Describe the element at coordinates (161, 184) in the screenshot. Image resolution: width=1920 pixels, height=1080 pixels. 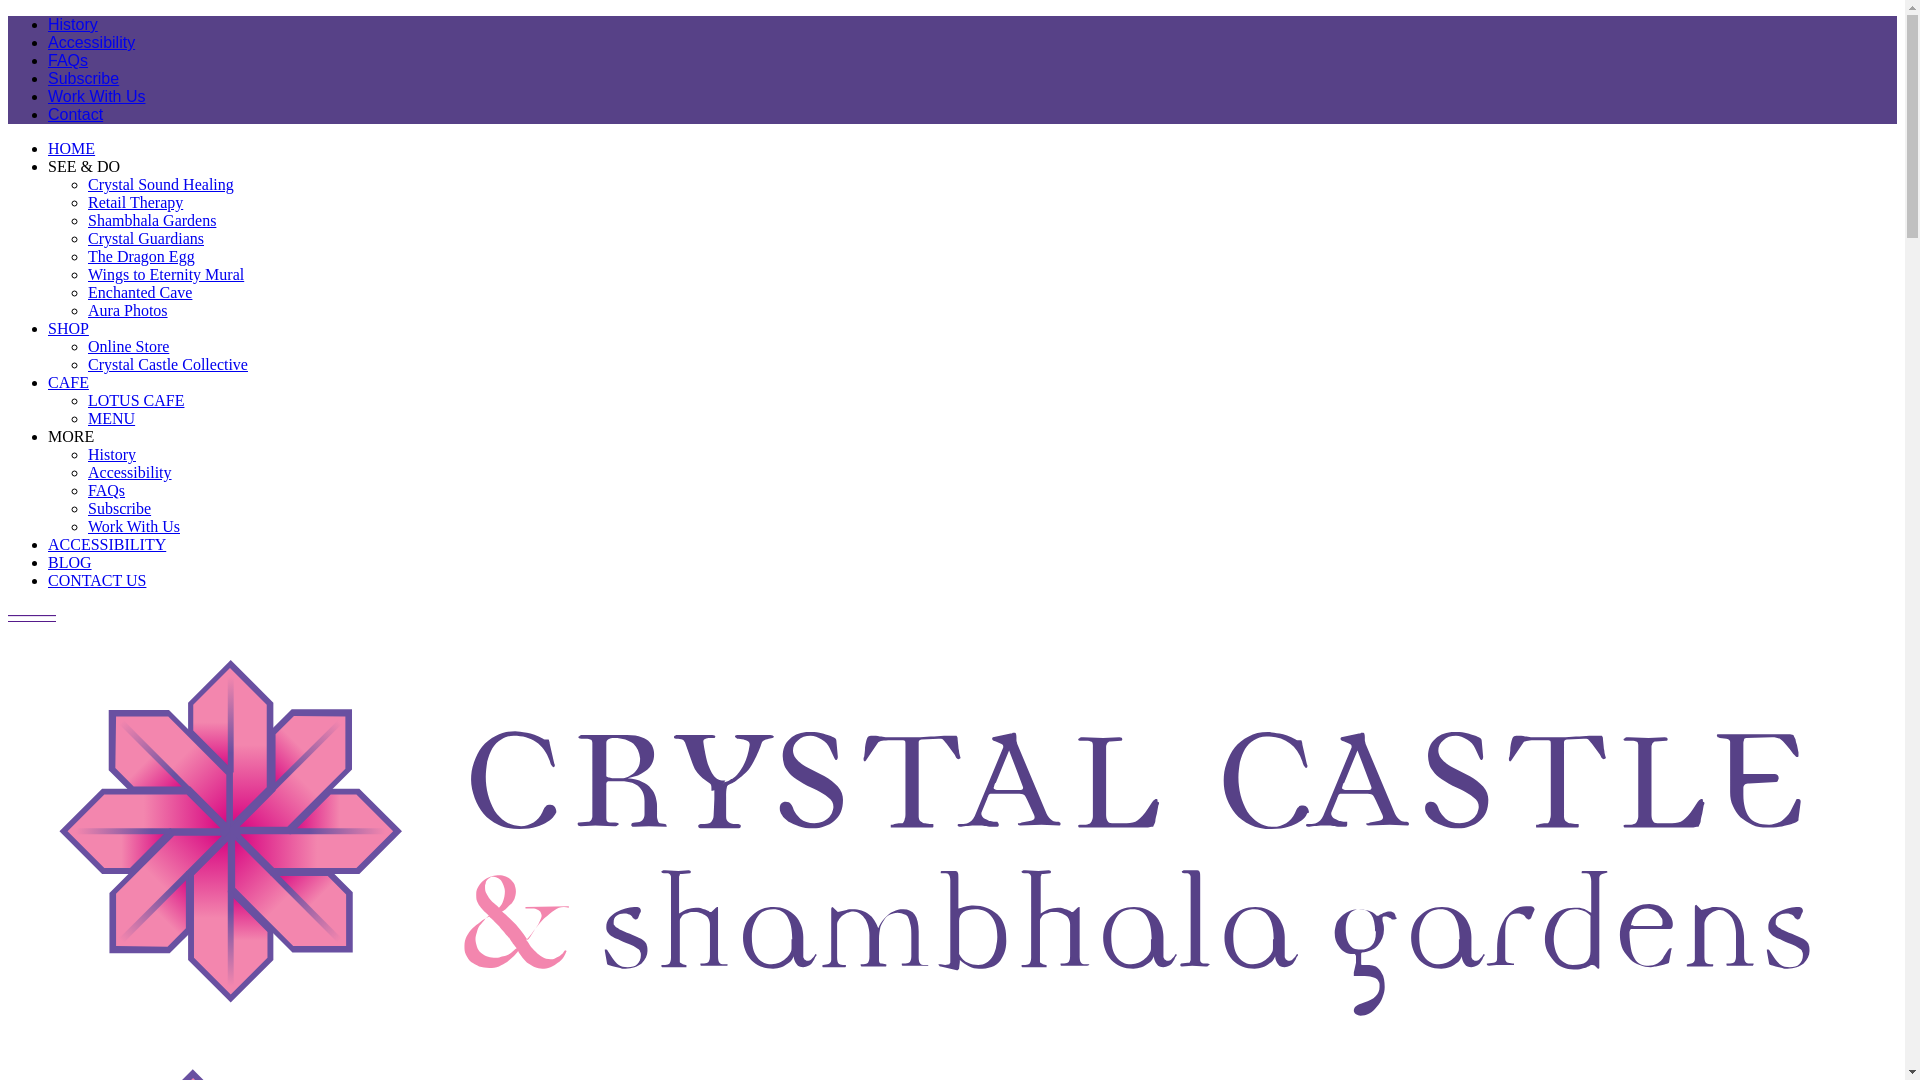
I see `'Crystal Sound Healing'` at that location.